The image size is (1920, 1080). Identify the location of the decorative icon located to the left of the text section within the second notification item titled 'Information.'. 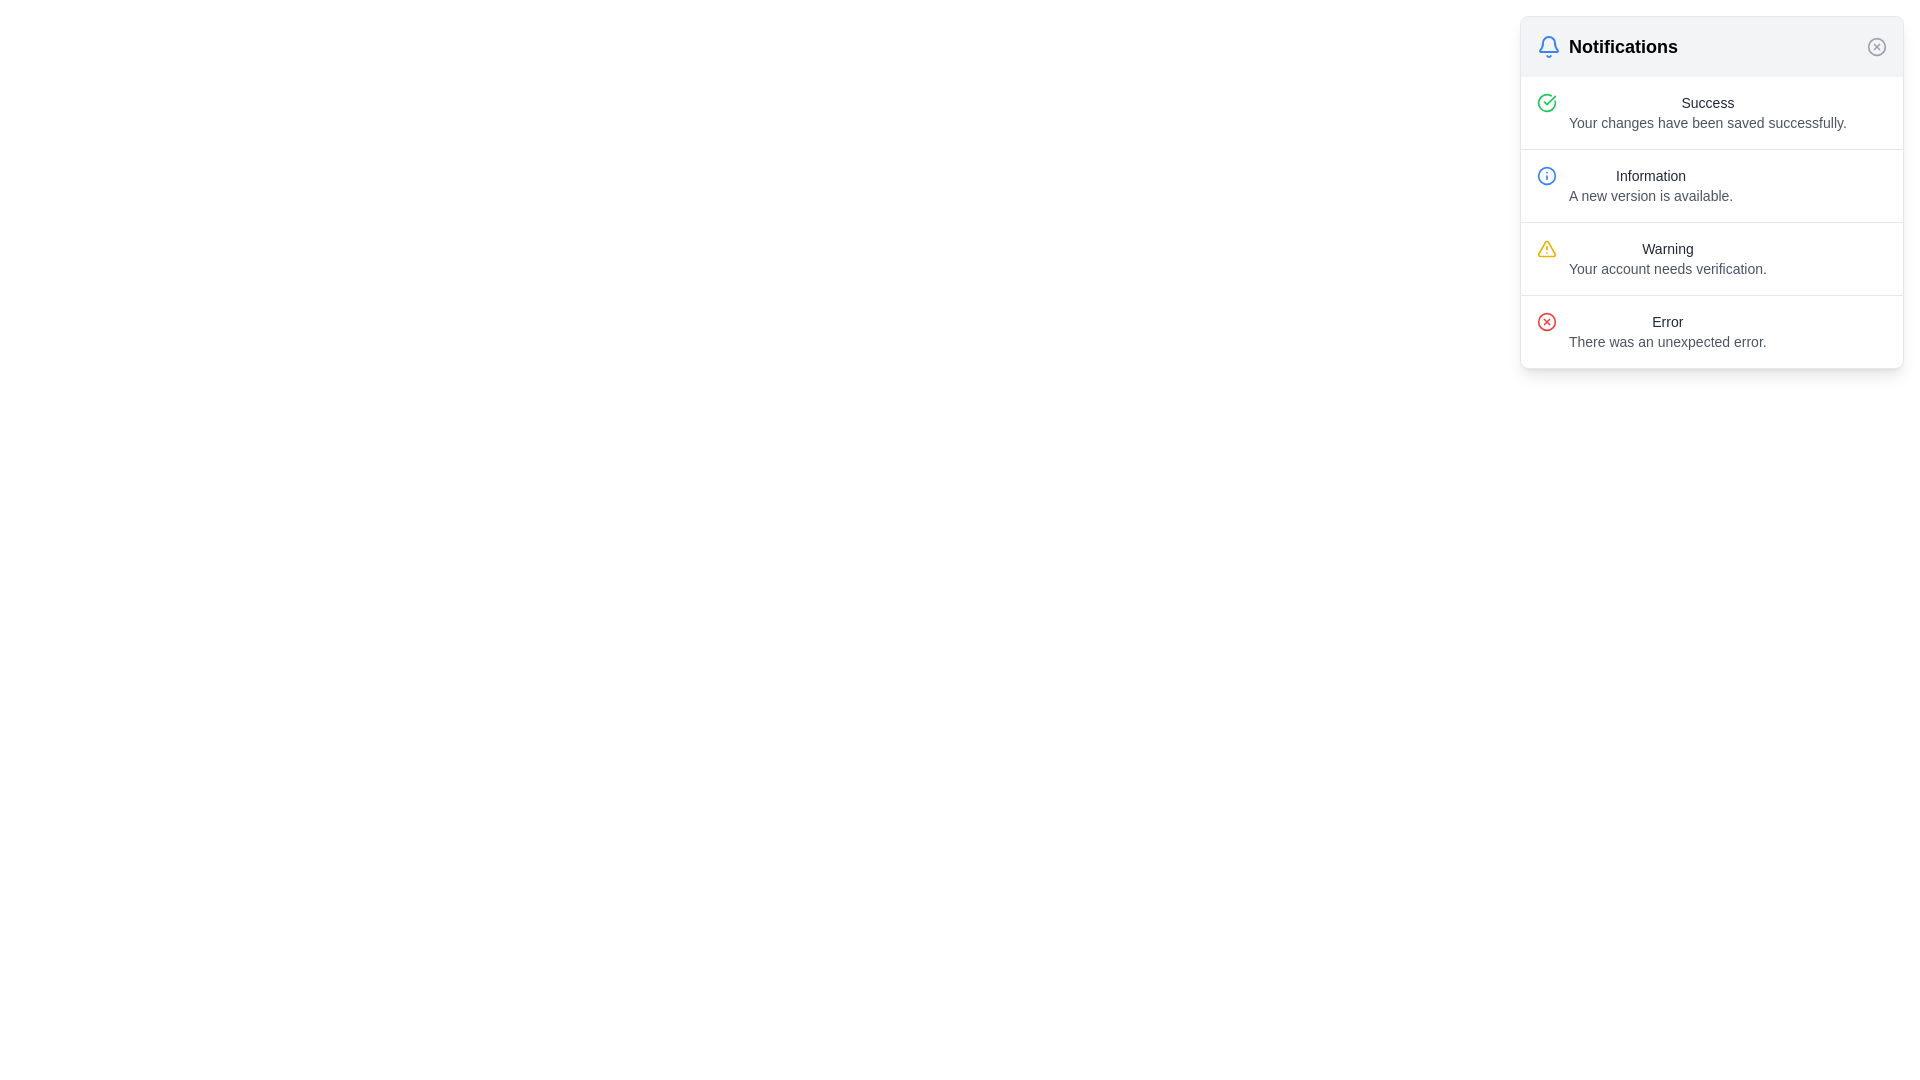
(1545, 175).